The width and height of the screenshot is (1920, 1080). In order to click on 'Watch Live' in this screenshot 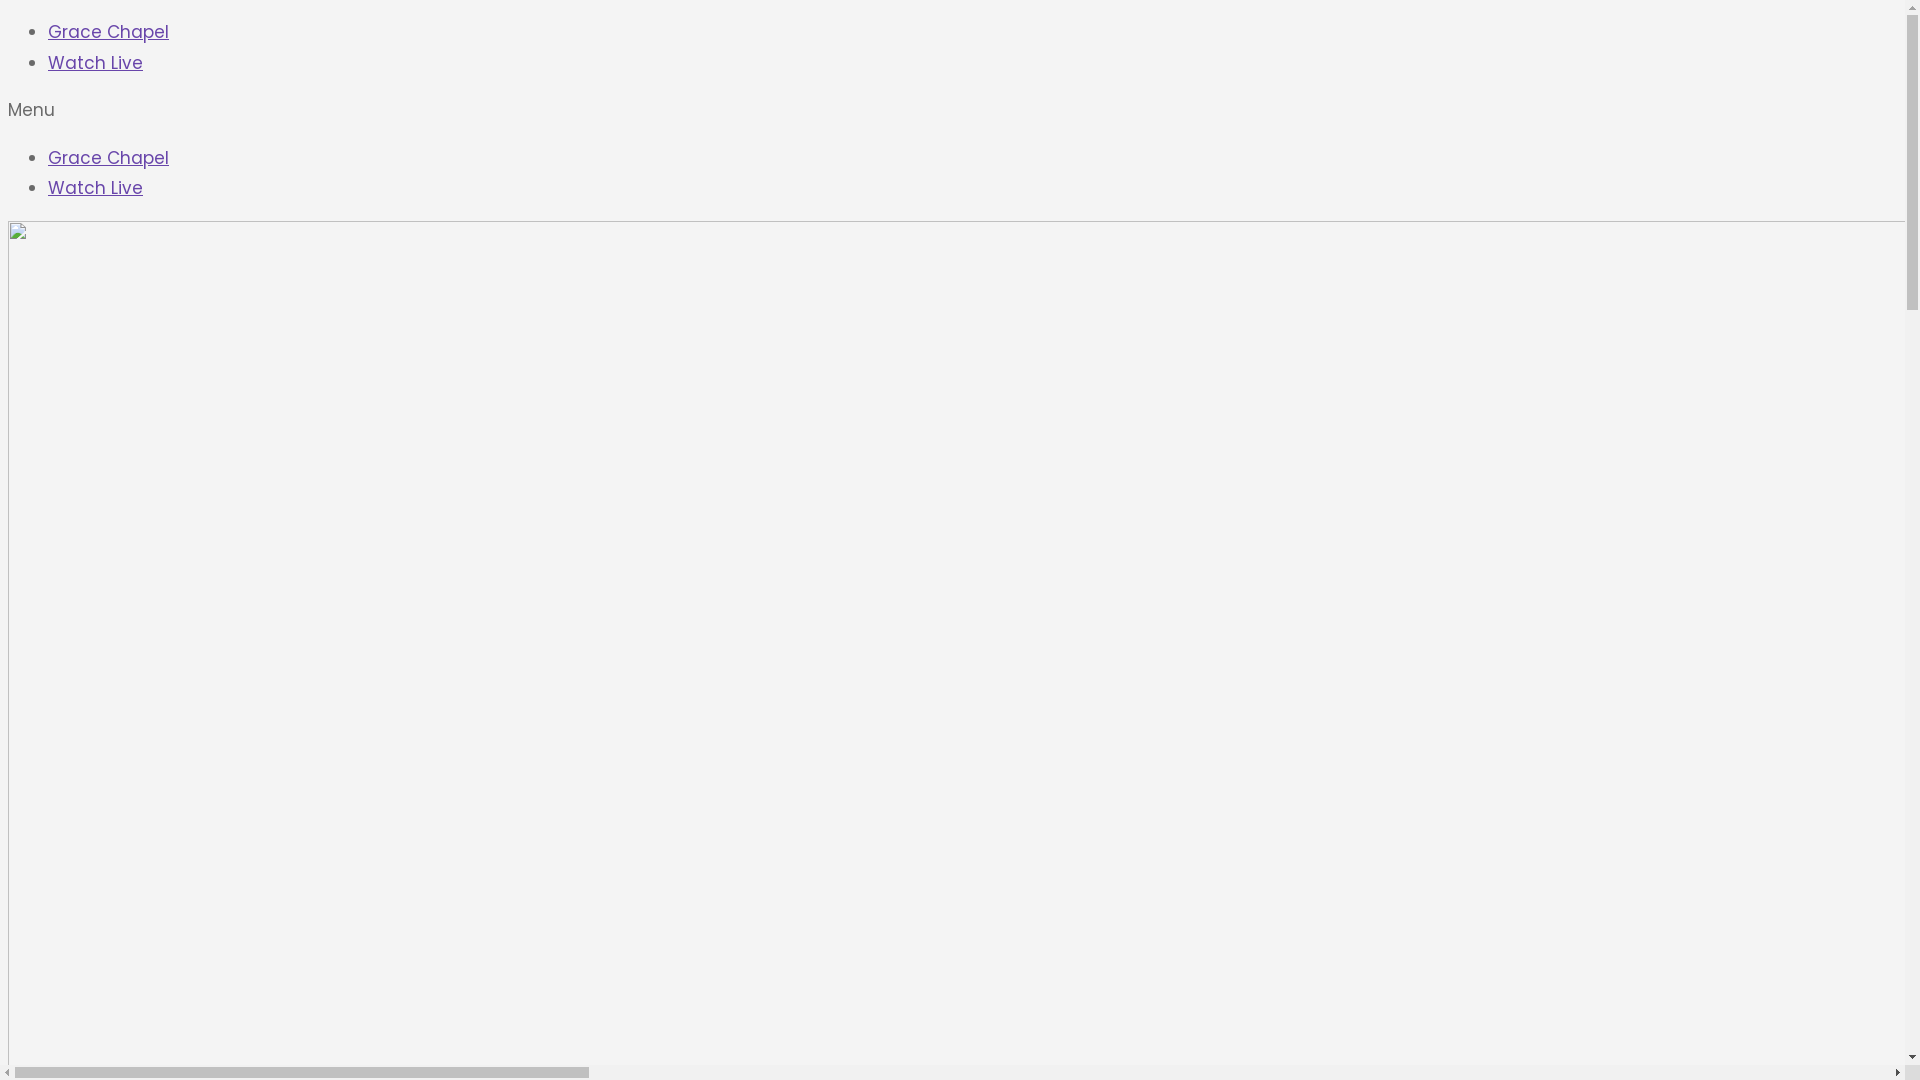, I will do `click(94, 188)`.